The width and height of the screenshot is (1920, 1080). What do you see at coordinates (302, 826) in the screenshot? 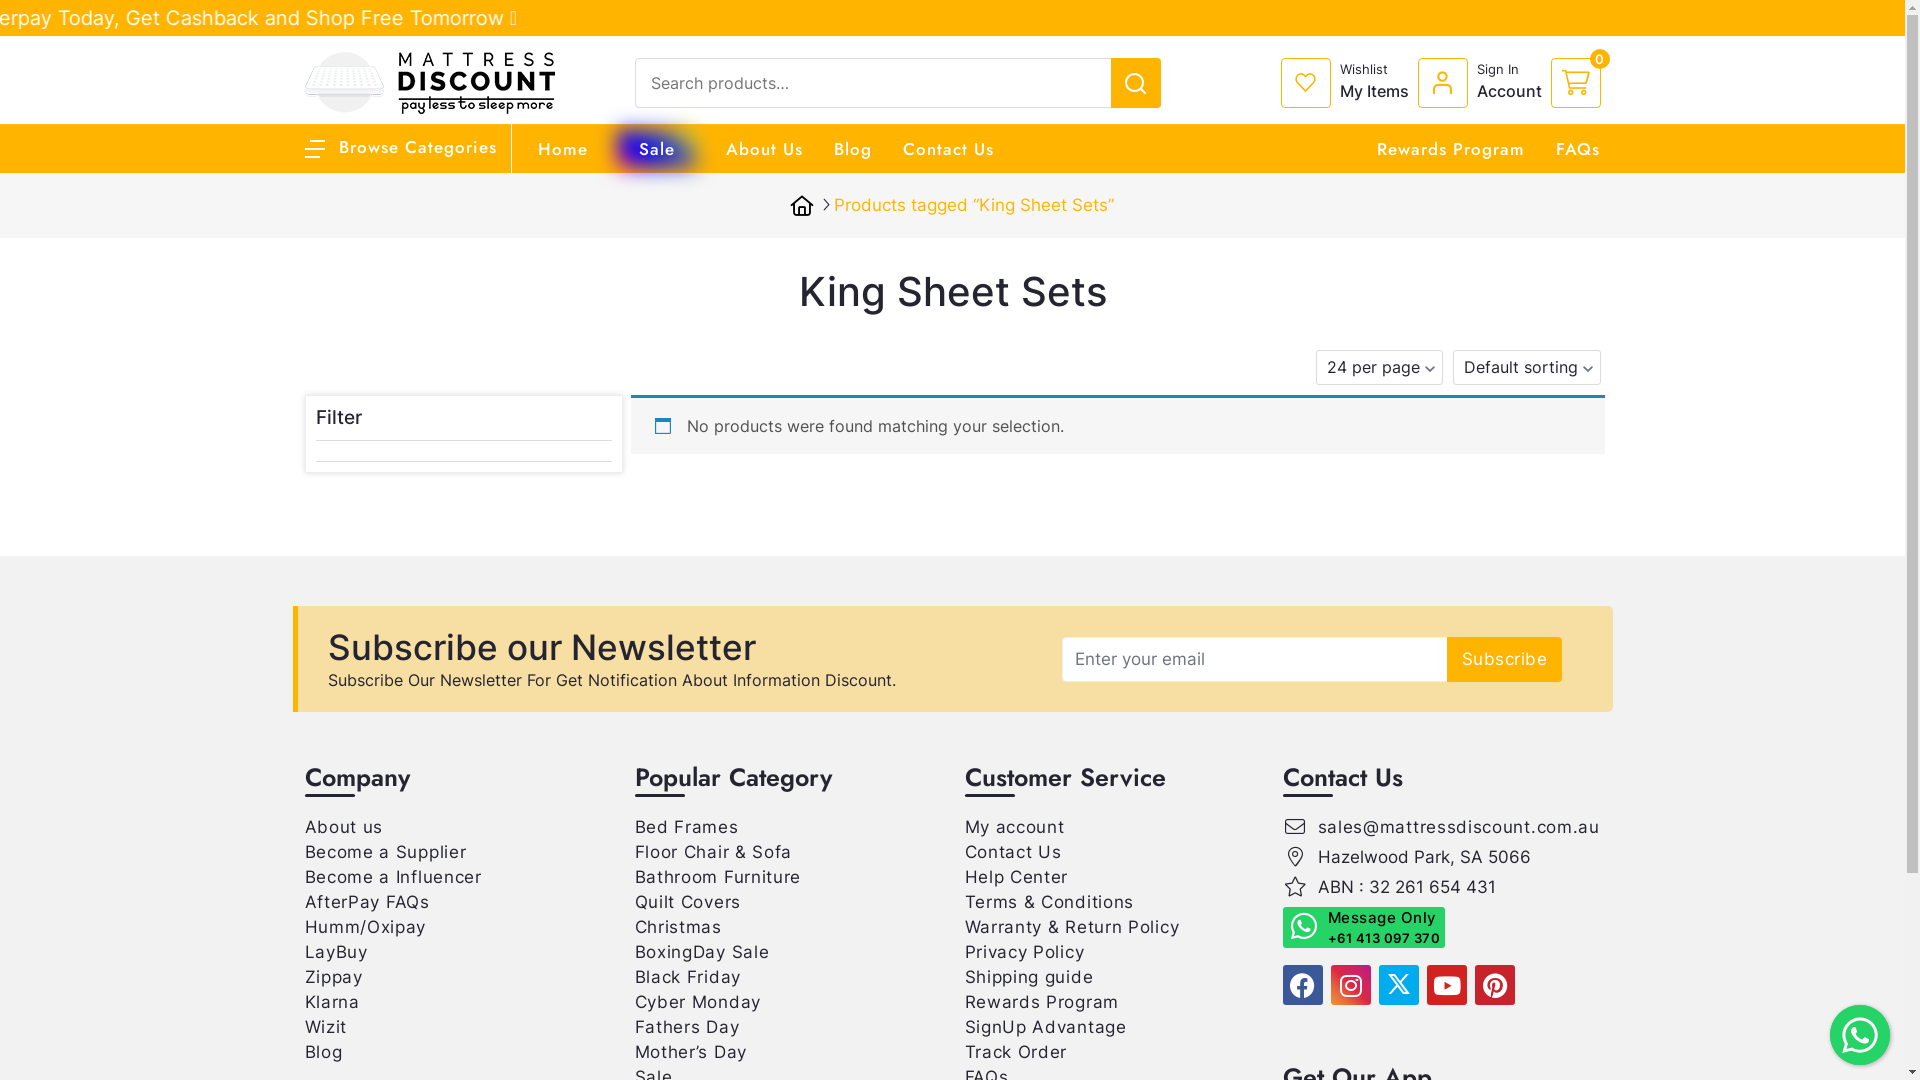
I see `'About us'` at bounding box center [302, 826].